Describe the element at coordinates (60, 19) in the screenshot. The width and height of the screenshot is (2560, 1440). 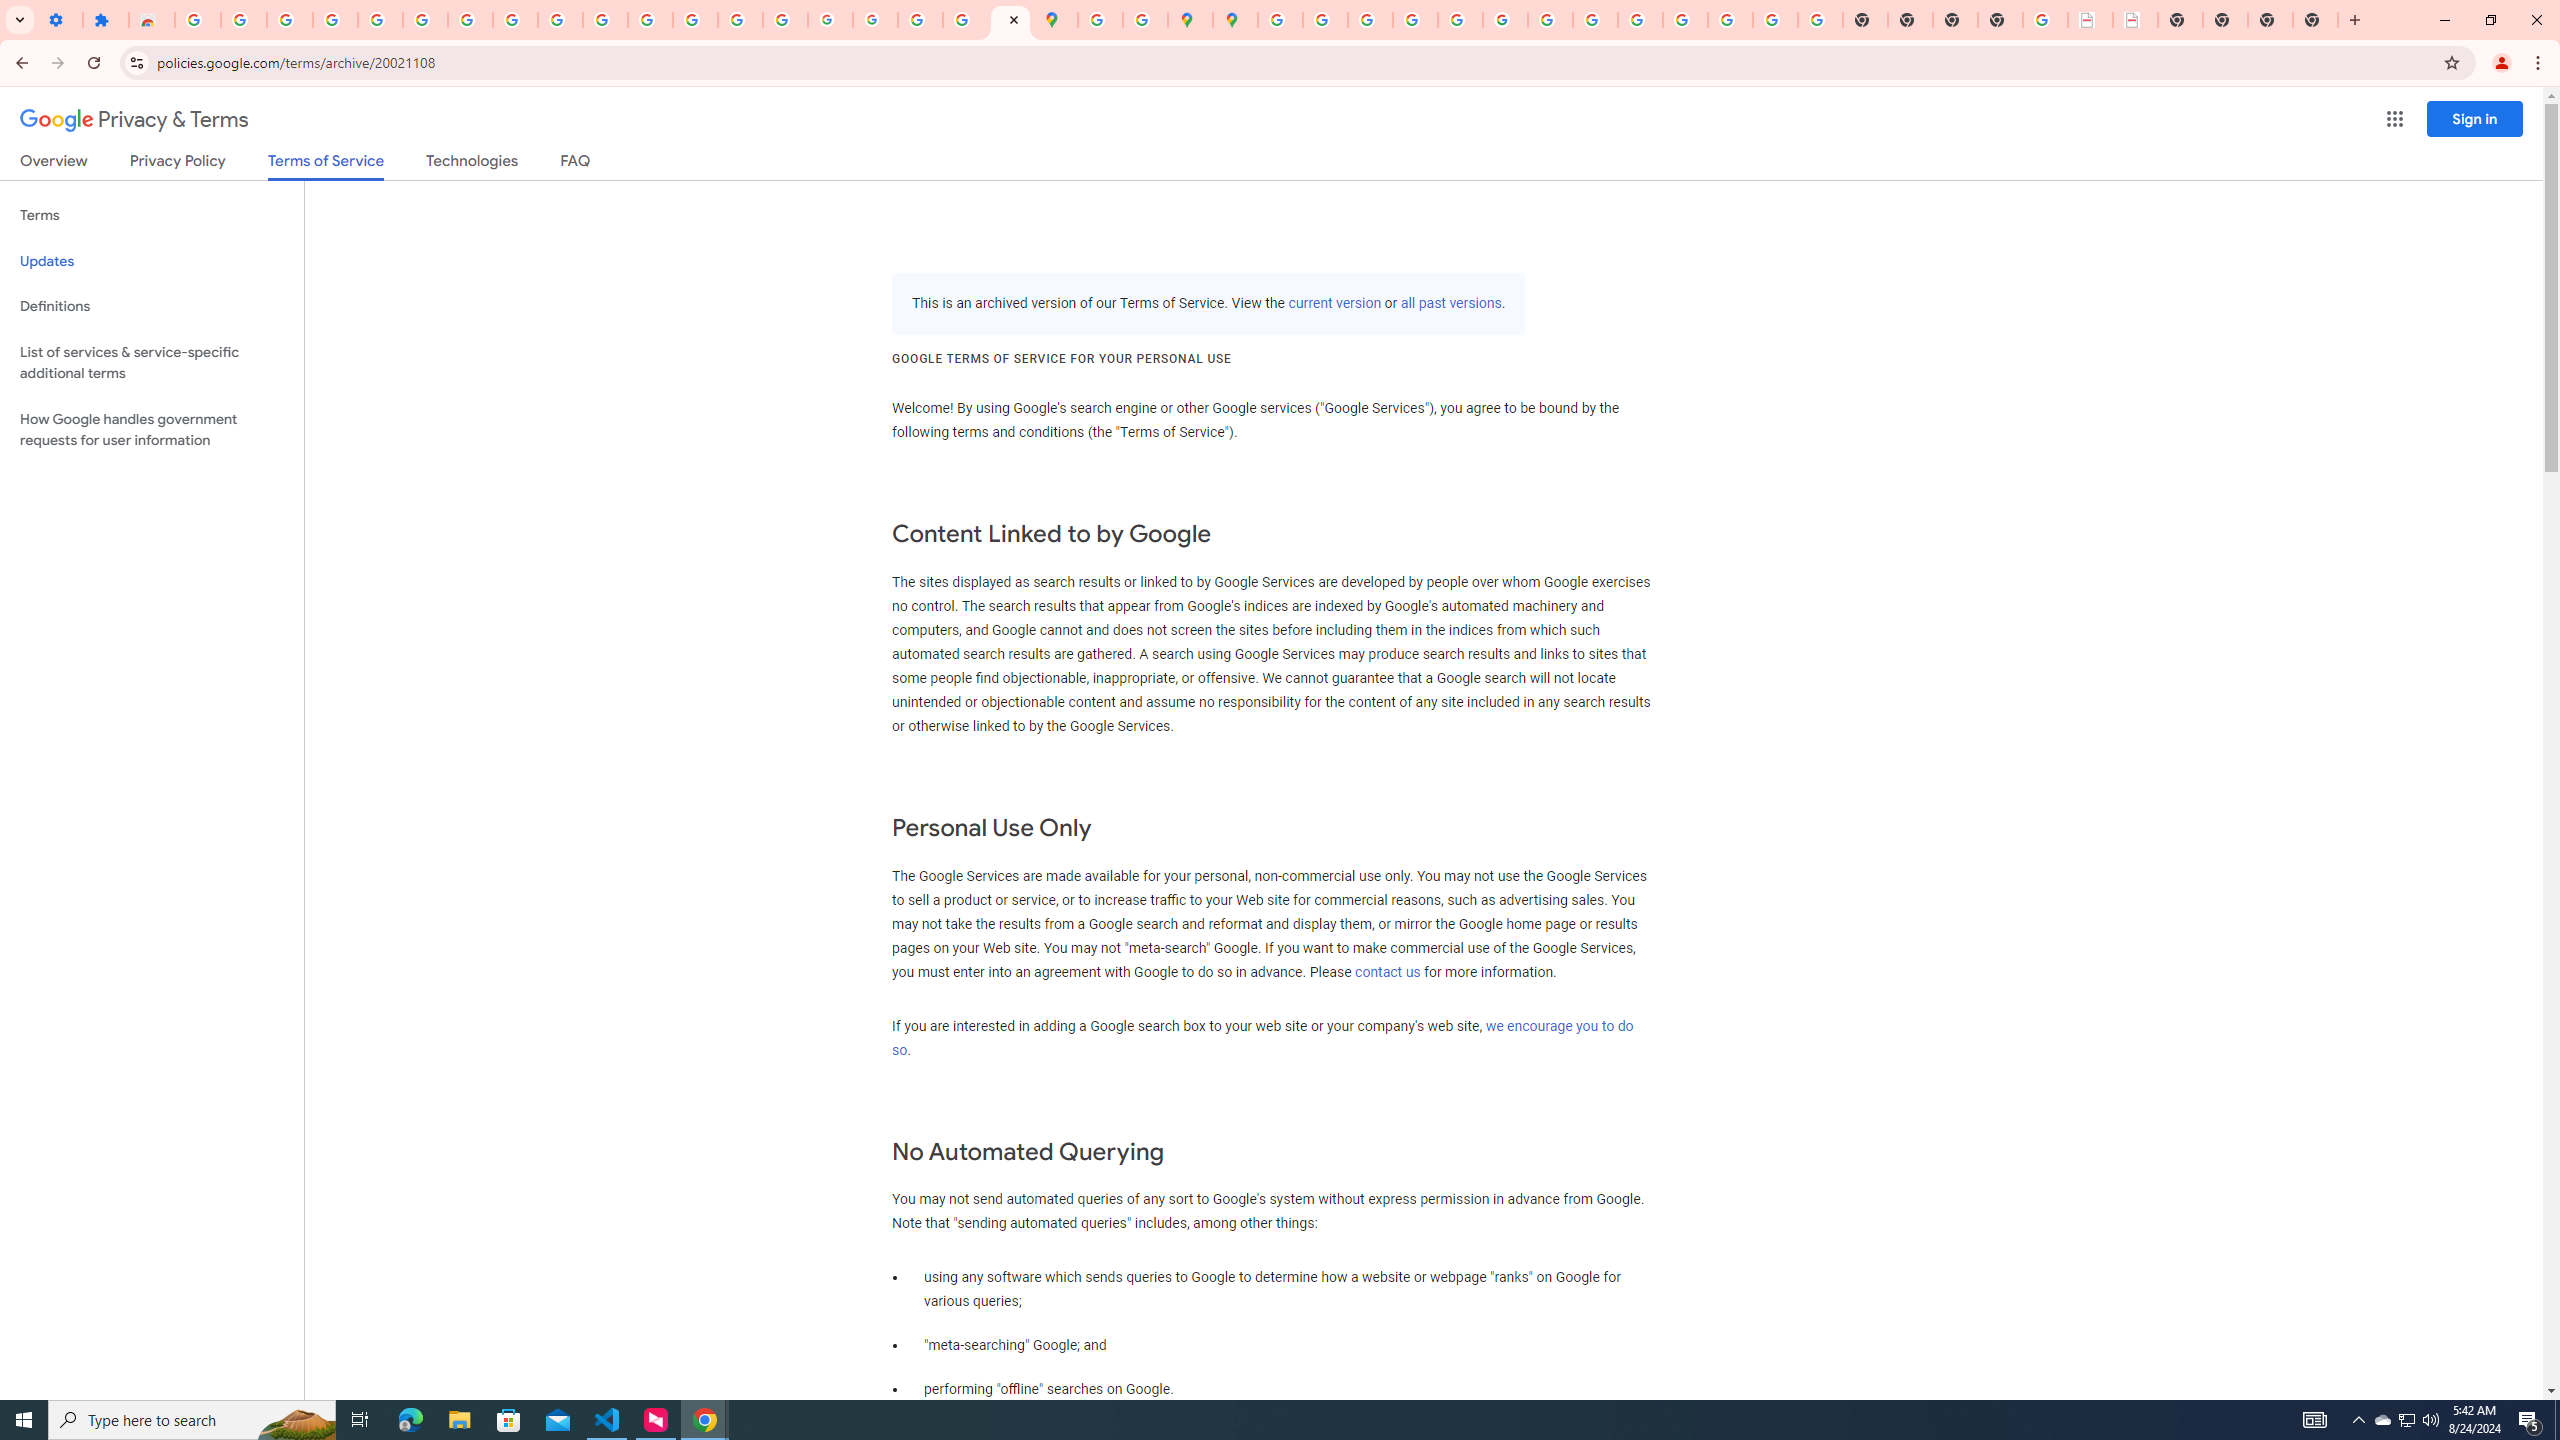
I see `'Settings - On startup'` at that location.